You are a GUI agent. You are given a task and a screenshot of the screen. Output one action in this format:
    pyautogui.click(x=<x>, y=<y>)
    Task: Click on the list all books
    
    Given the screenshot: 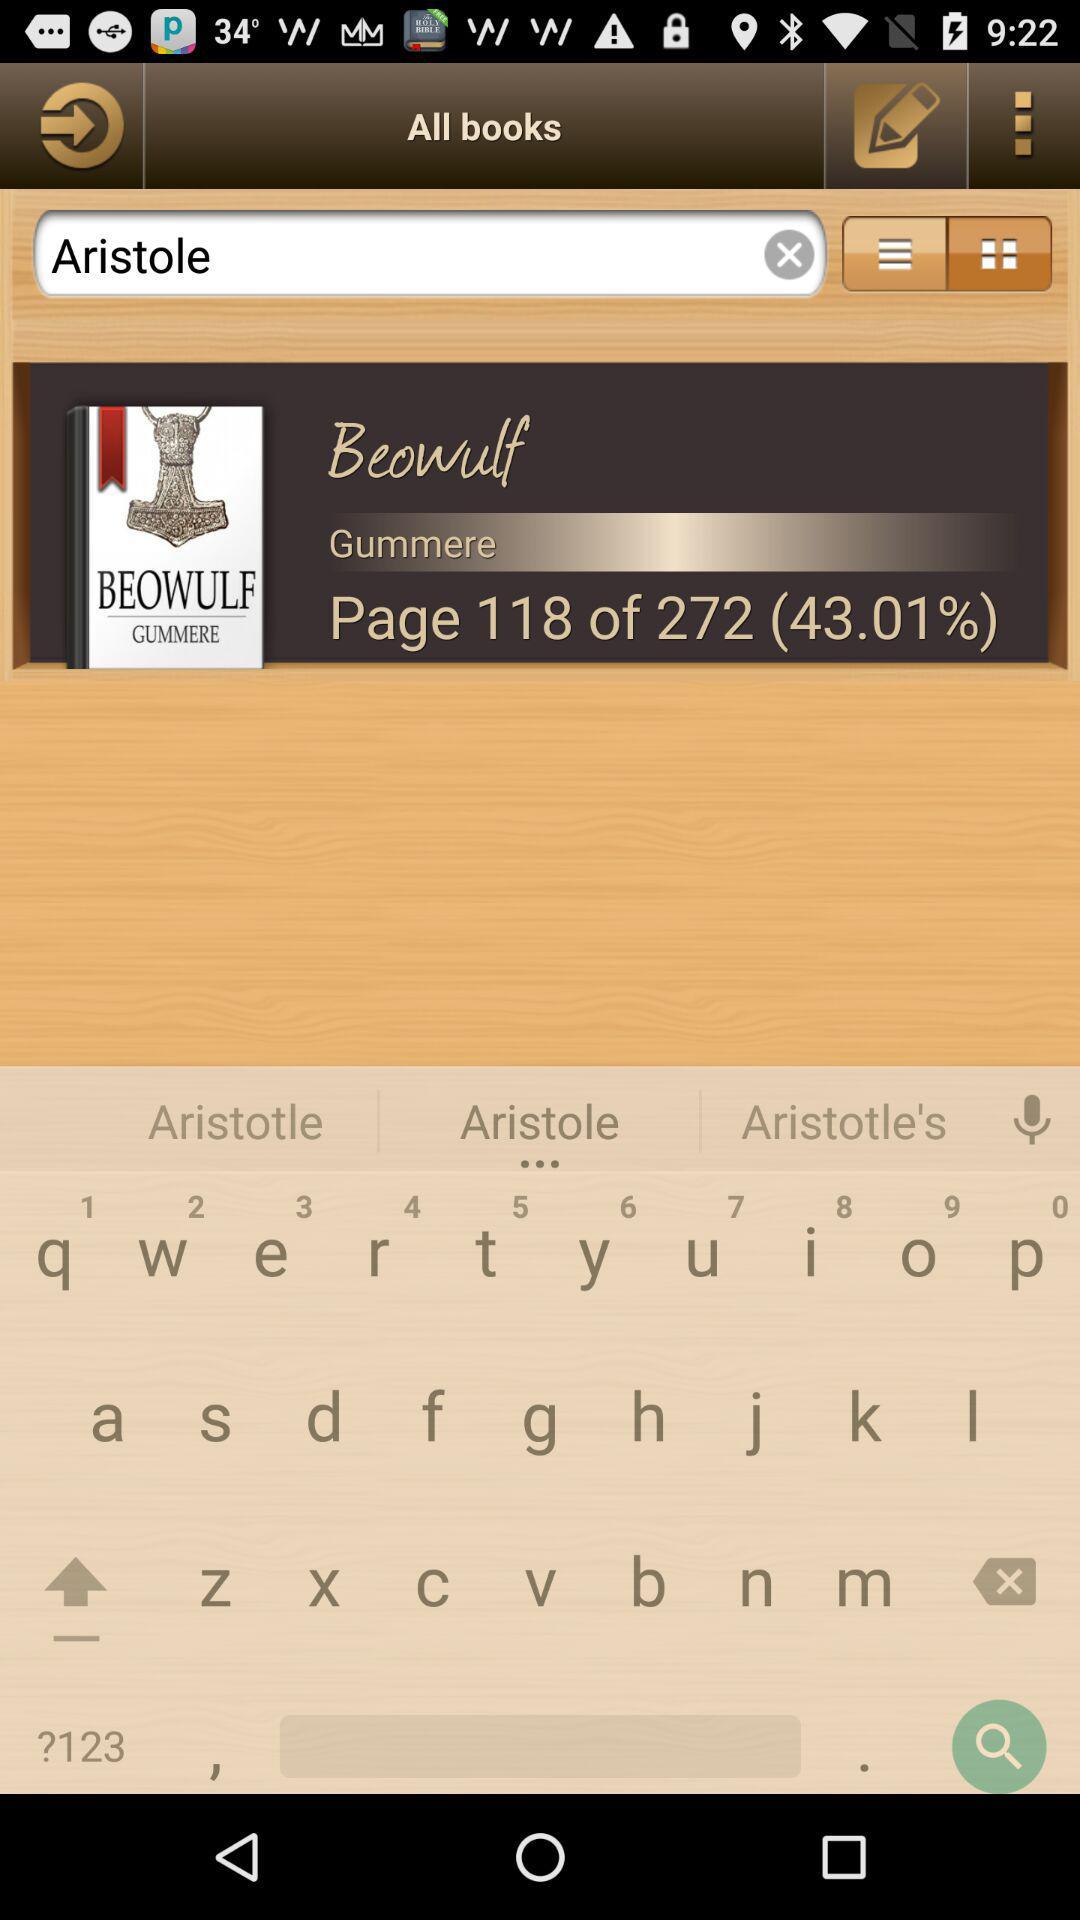 What is the action you would take?
    pyautogui.click(x=70, y=124)
    